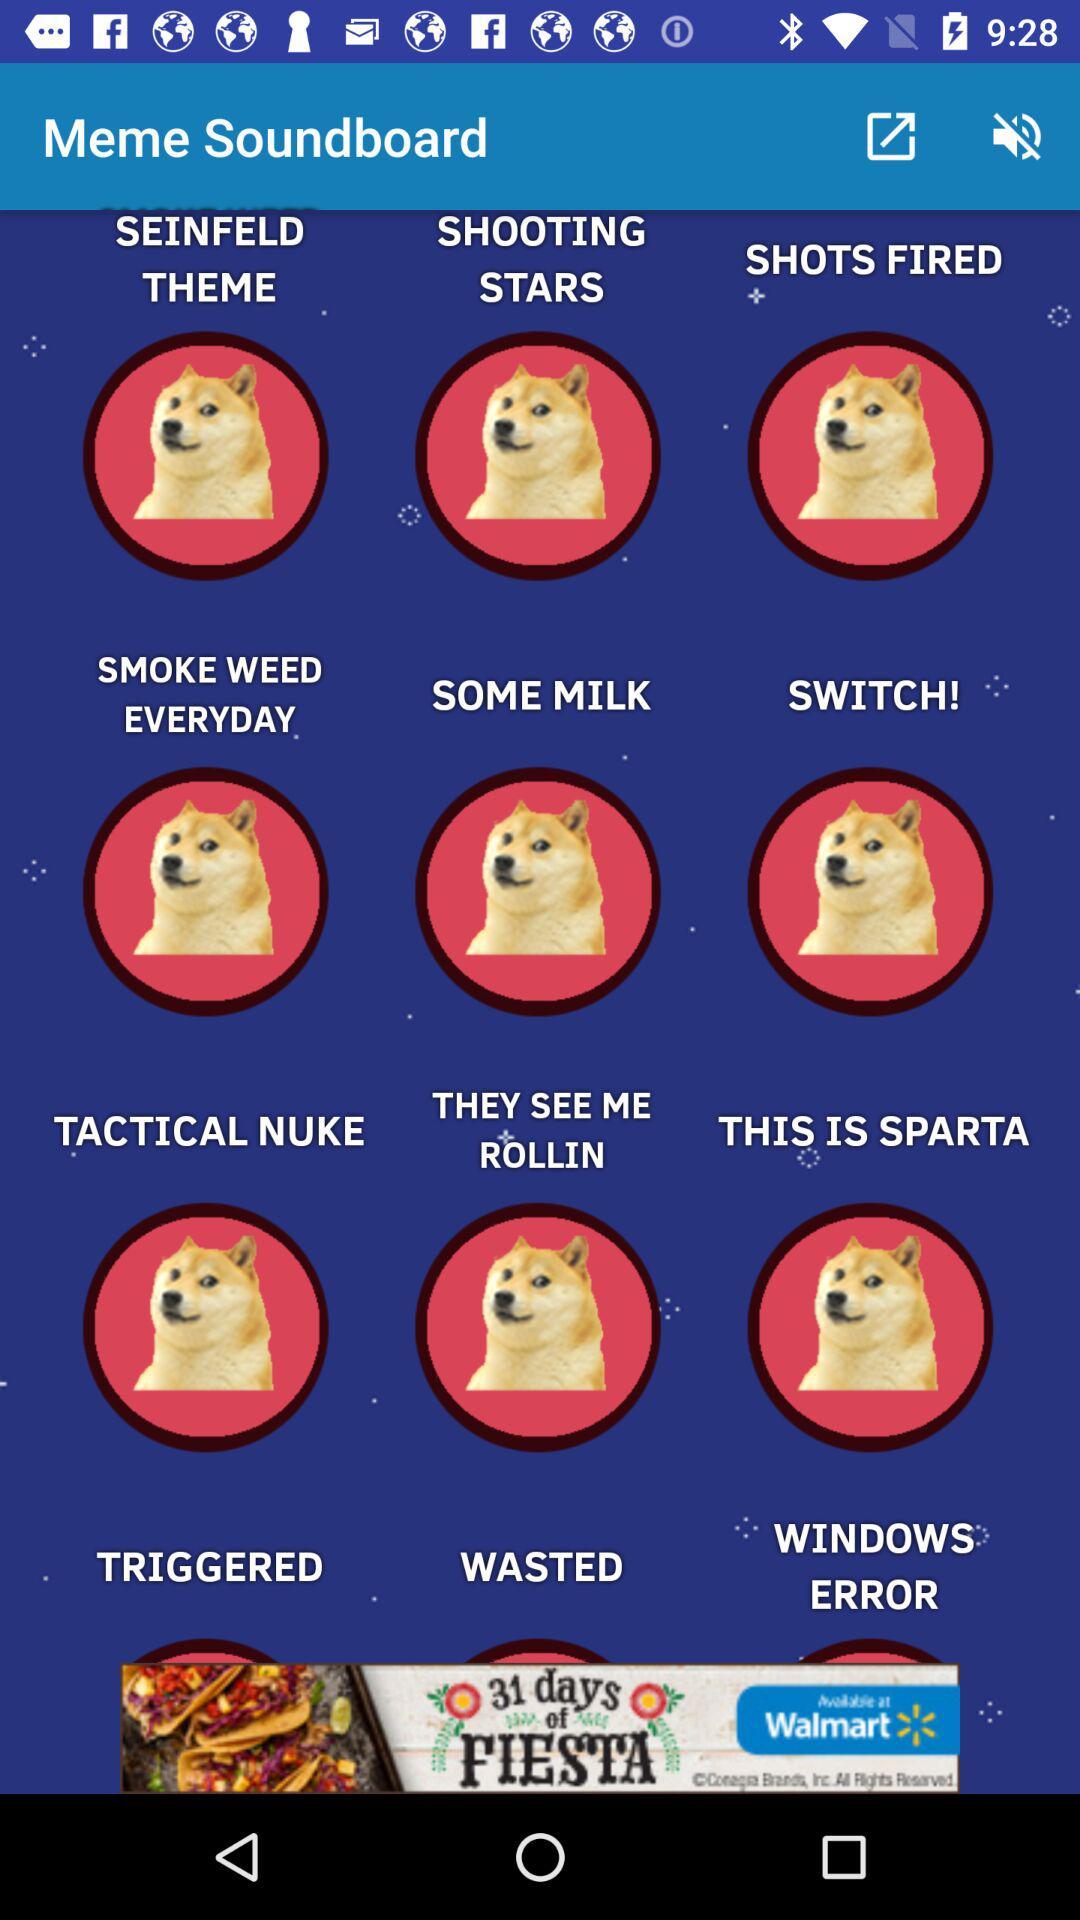 Image resolution: width=1080 pixels, height=1920 pixels. I want to click on some milk meme, so click(540, 660).